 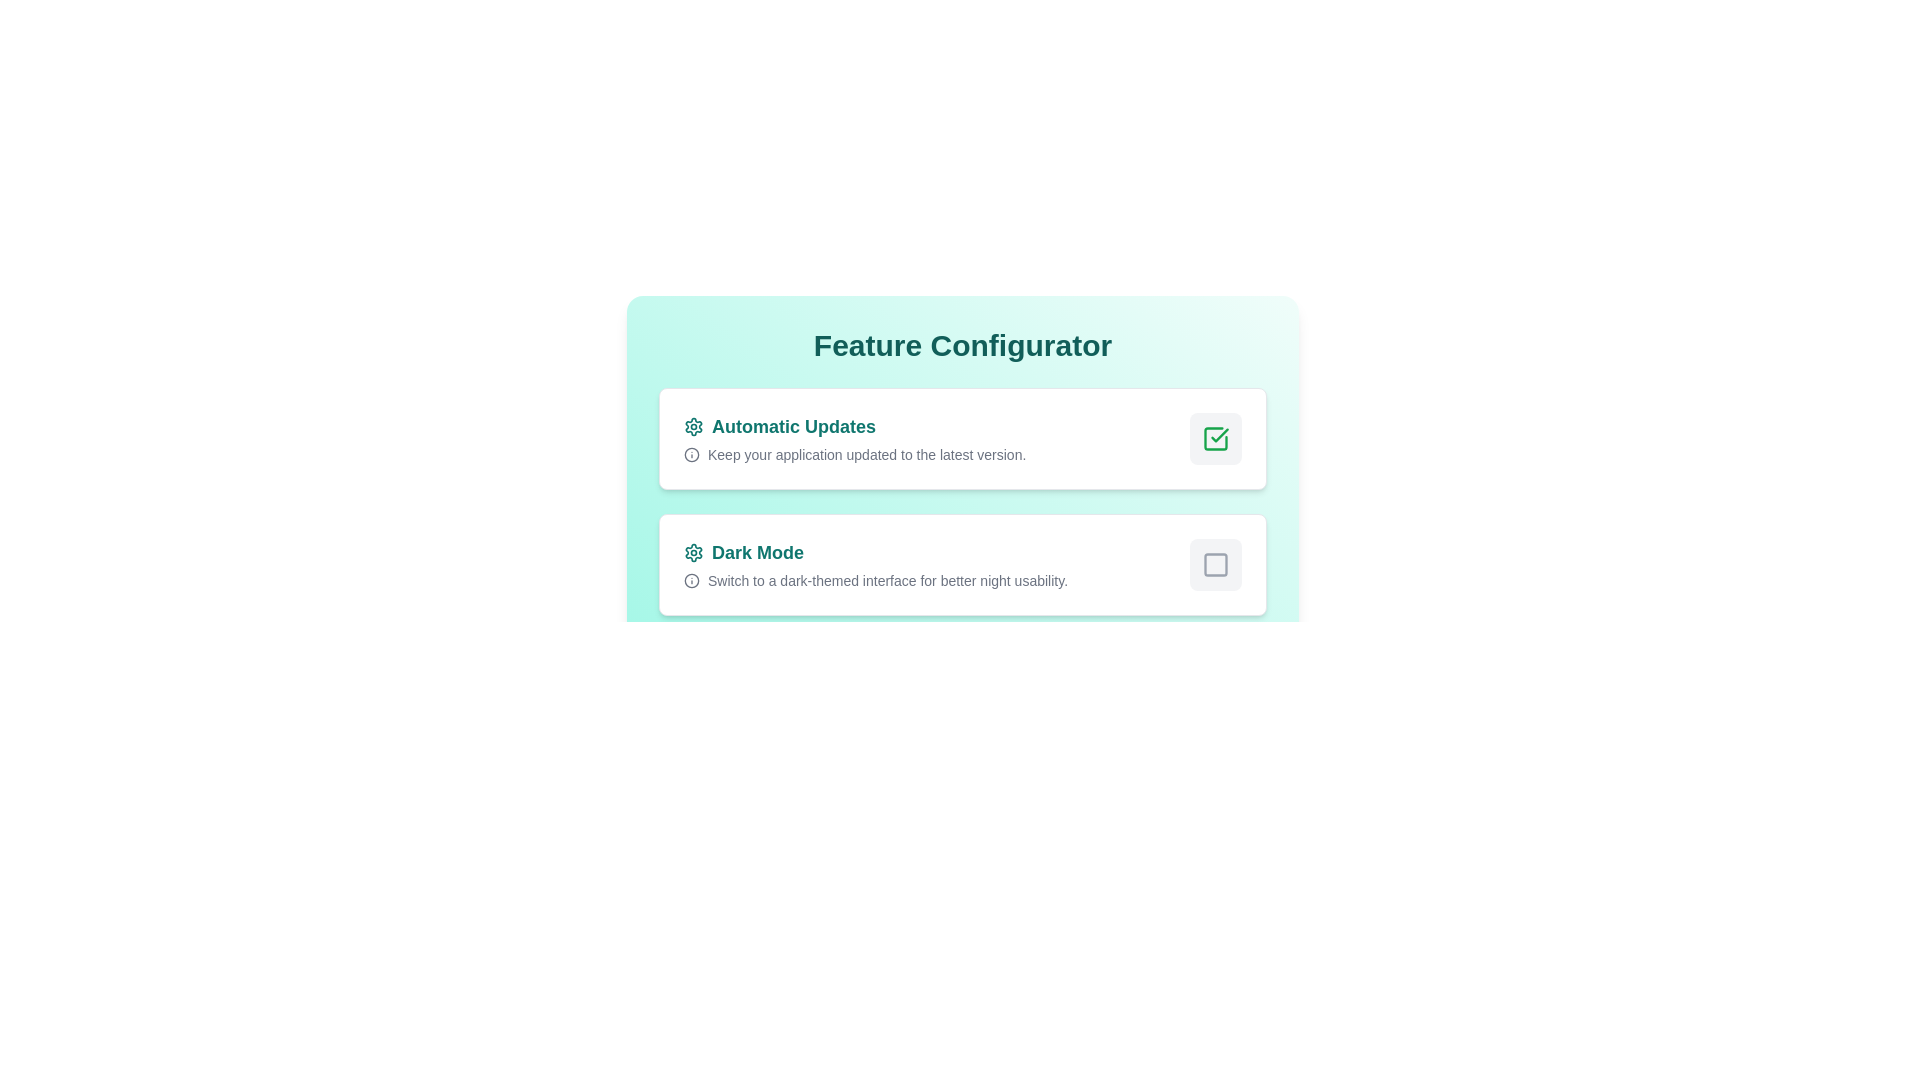 I want to click on the icon representing the 'Dark Mode' feature in the 'Feature Configurator' interface, located to the left of the label text, so click(x=694, y=552).